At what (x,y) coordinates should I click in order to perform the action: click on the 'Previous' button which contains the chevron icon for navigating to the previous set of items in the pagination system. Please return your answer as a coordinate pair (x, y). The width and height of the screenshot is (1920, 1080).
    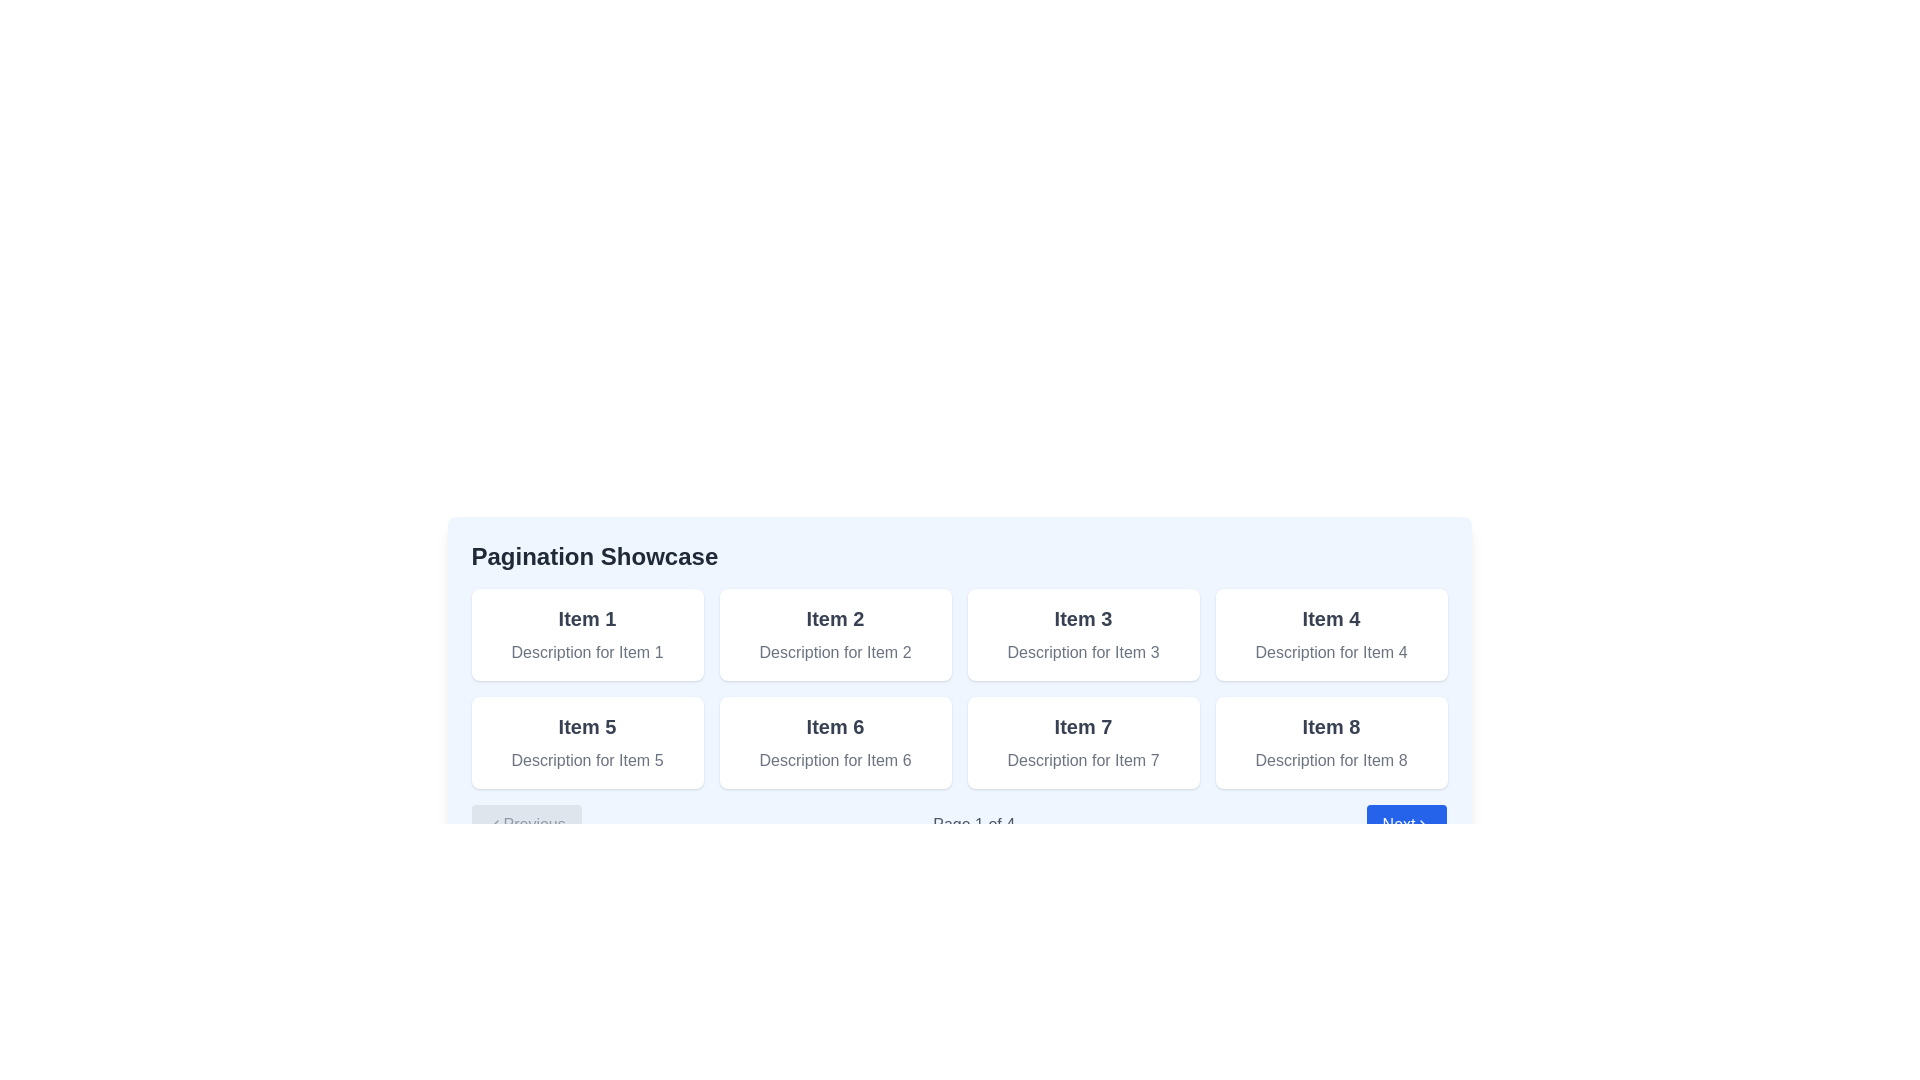
    Looking at the image, I should click on (495, 825).